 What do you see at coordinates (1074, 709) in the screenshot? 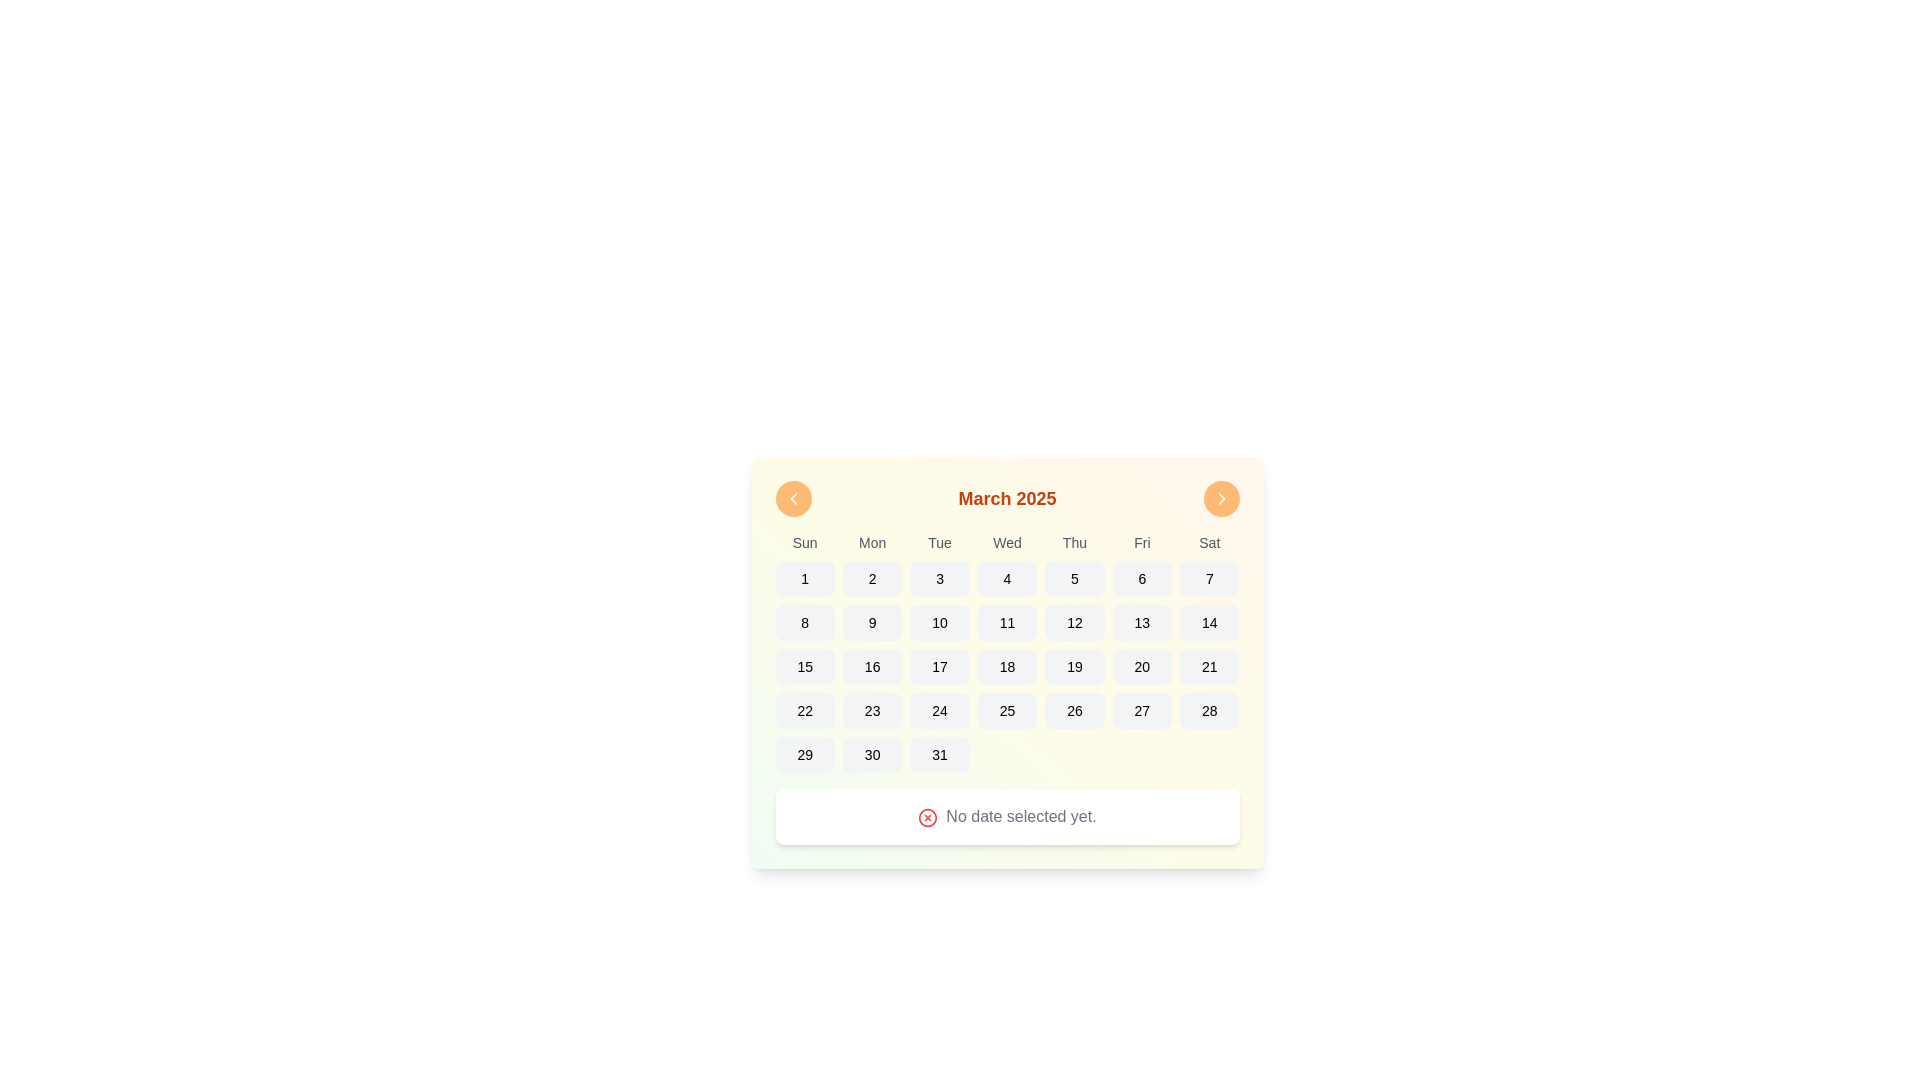
I see `the button displaying '26' in a calendar grid layout` at bounding box center [1074, 709].